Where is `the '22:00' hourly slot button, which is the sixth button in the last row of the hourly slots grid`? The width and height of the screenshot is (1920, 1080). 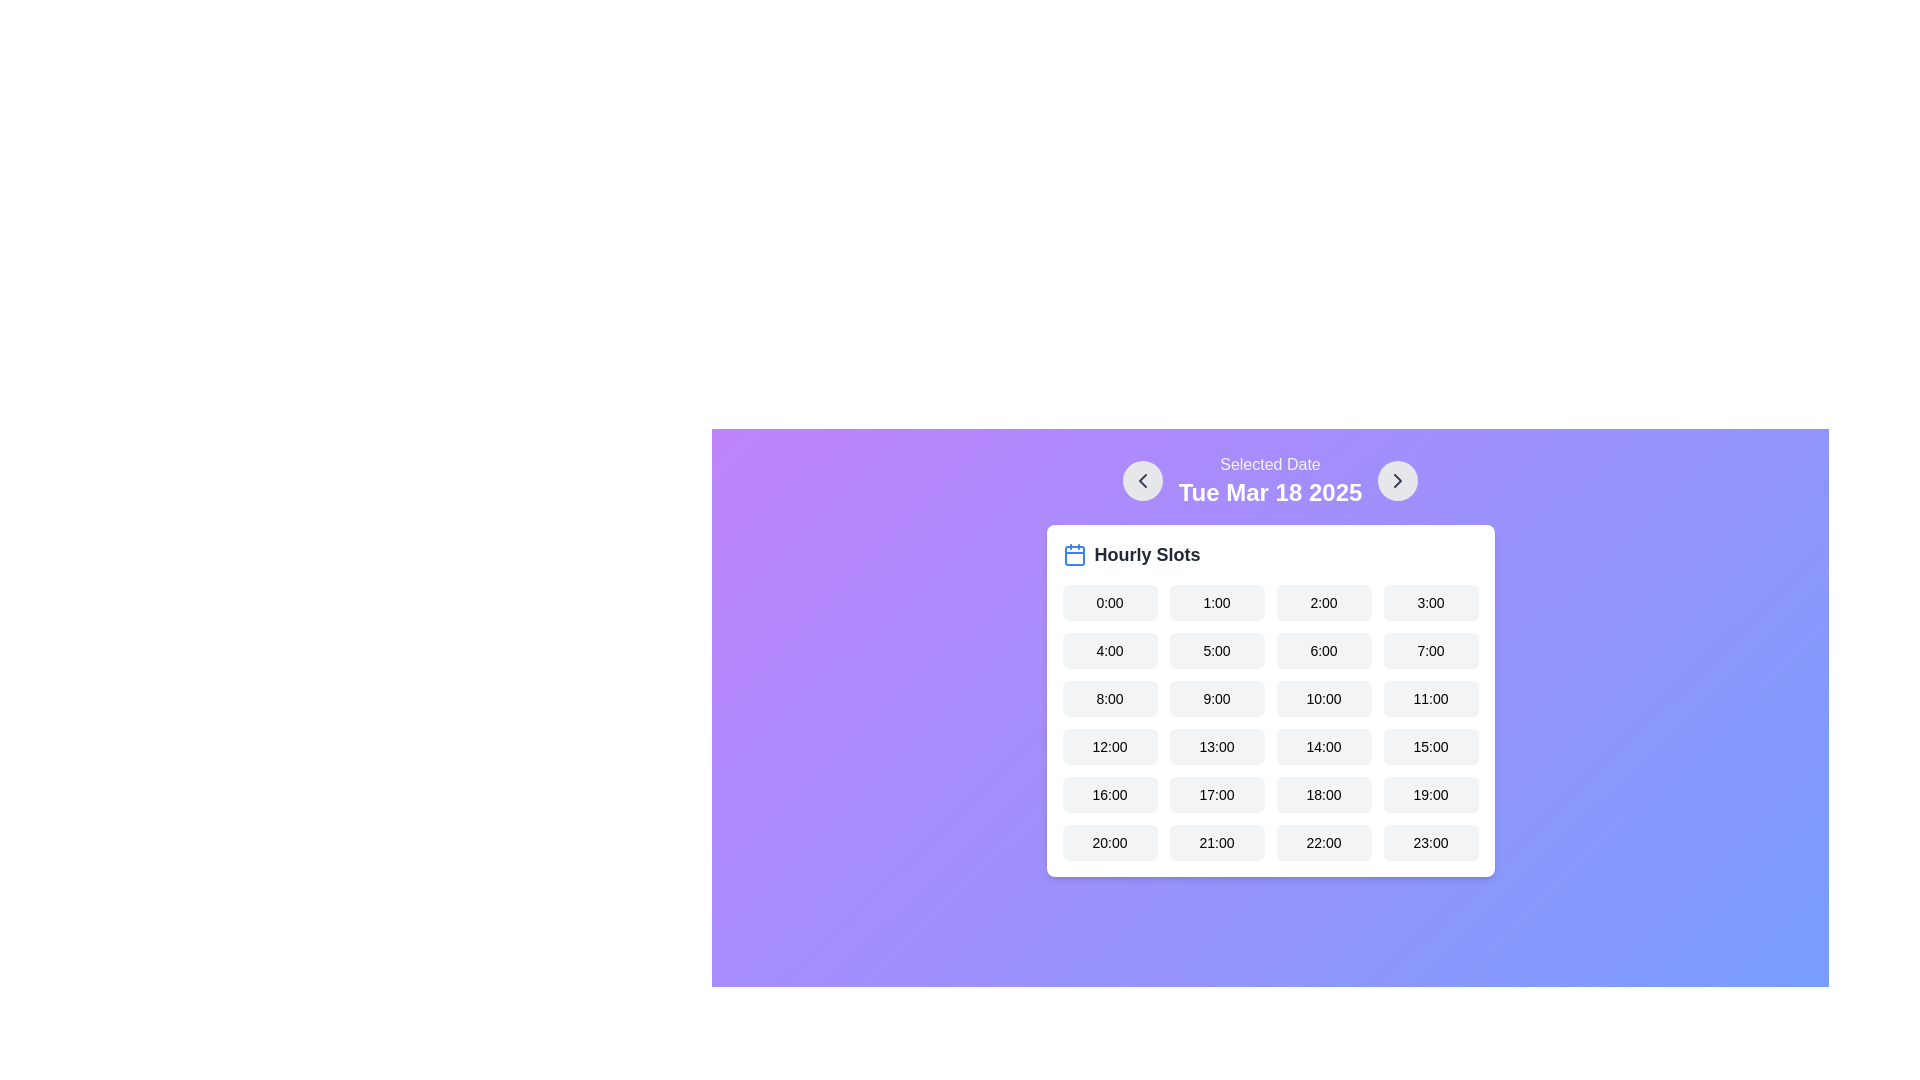 the '22:00' hourly slot button, which is the sixth button in the last row of the hourly slots grid is located at coordinates (1324, 843).